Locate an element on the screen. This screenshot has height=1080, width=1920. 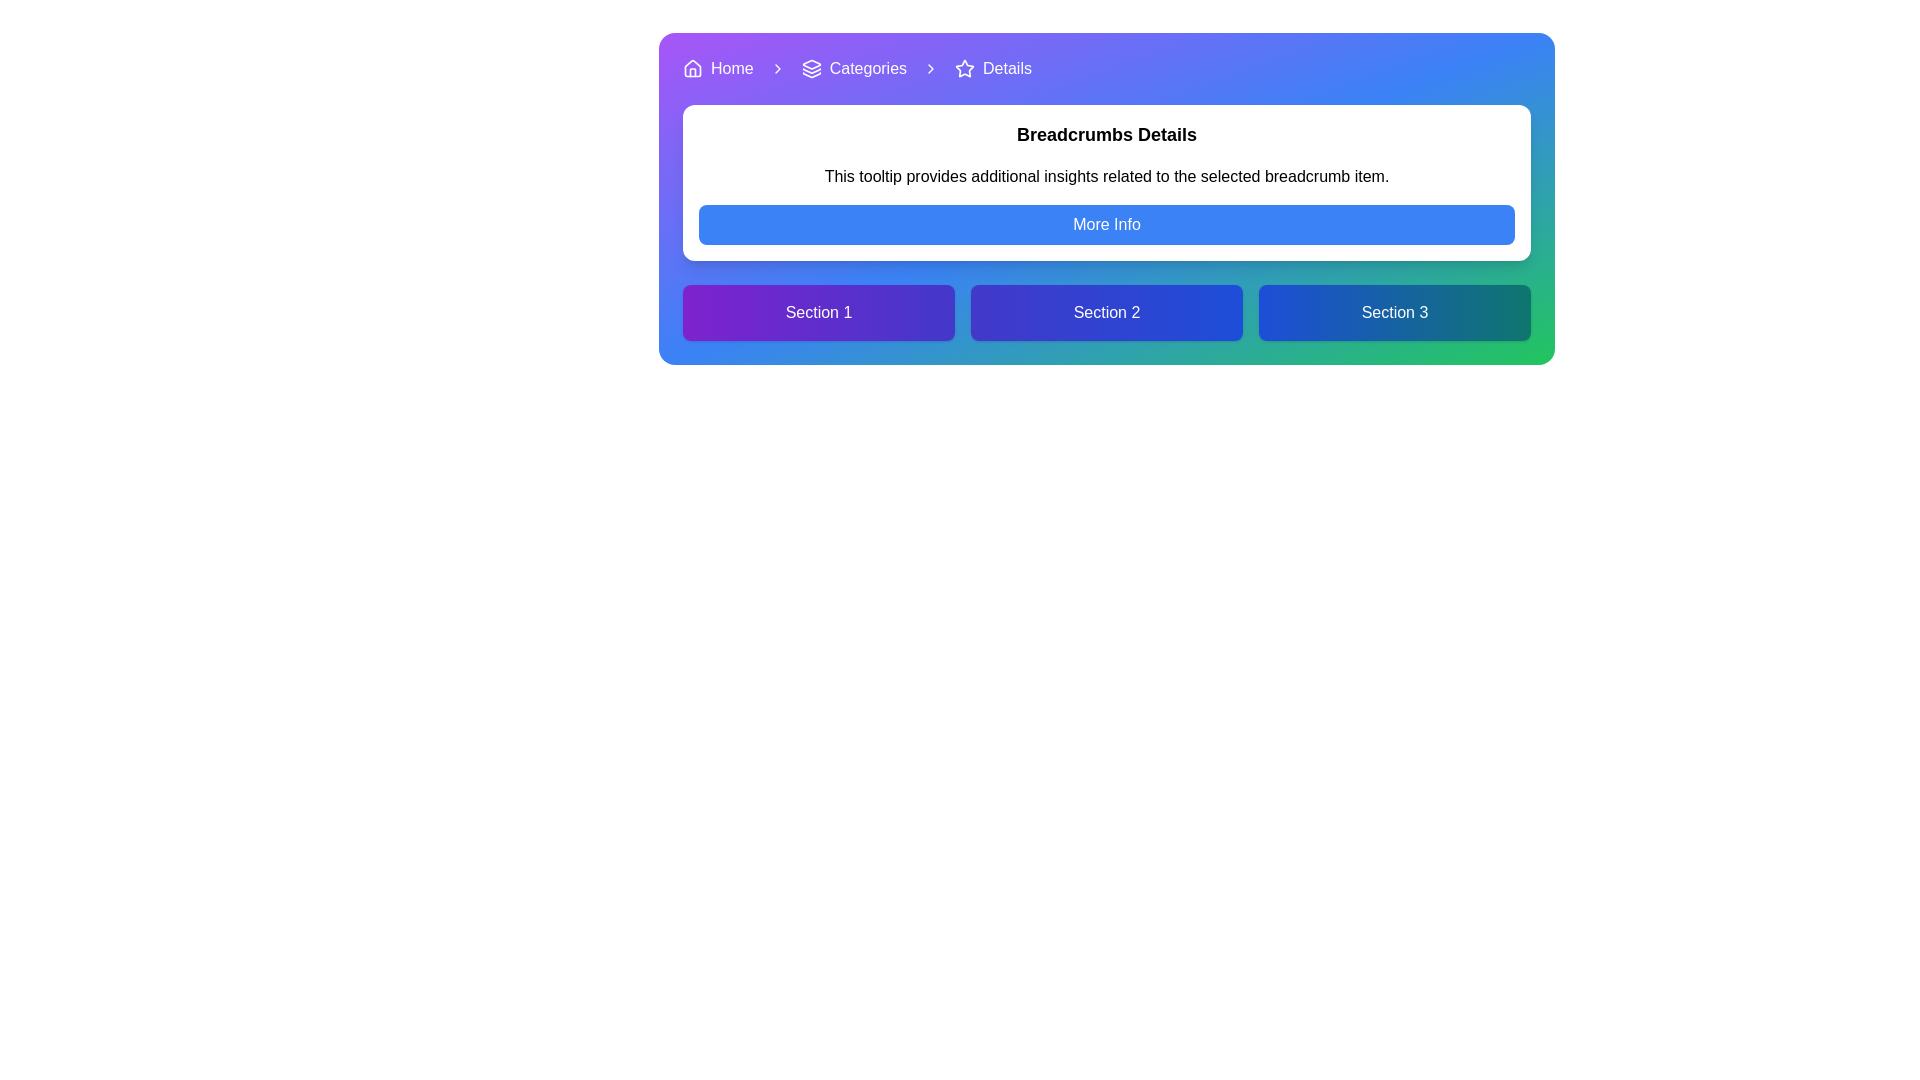
the breadcrumb item that represents the second navigational step between 'Home' and 'Details' is located at coordinates (854, 68).